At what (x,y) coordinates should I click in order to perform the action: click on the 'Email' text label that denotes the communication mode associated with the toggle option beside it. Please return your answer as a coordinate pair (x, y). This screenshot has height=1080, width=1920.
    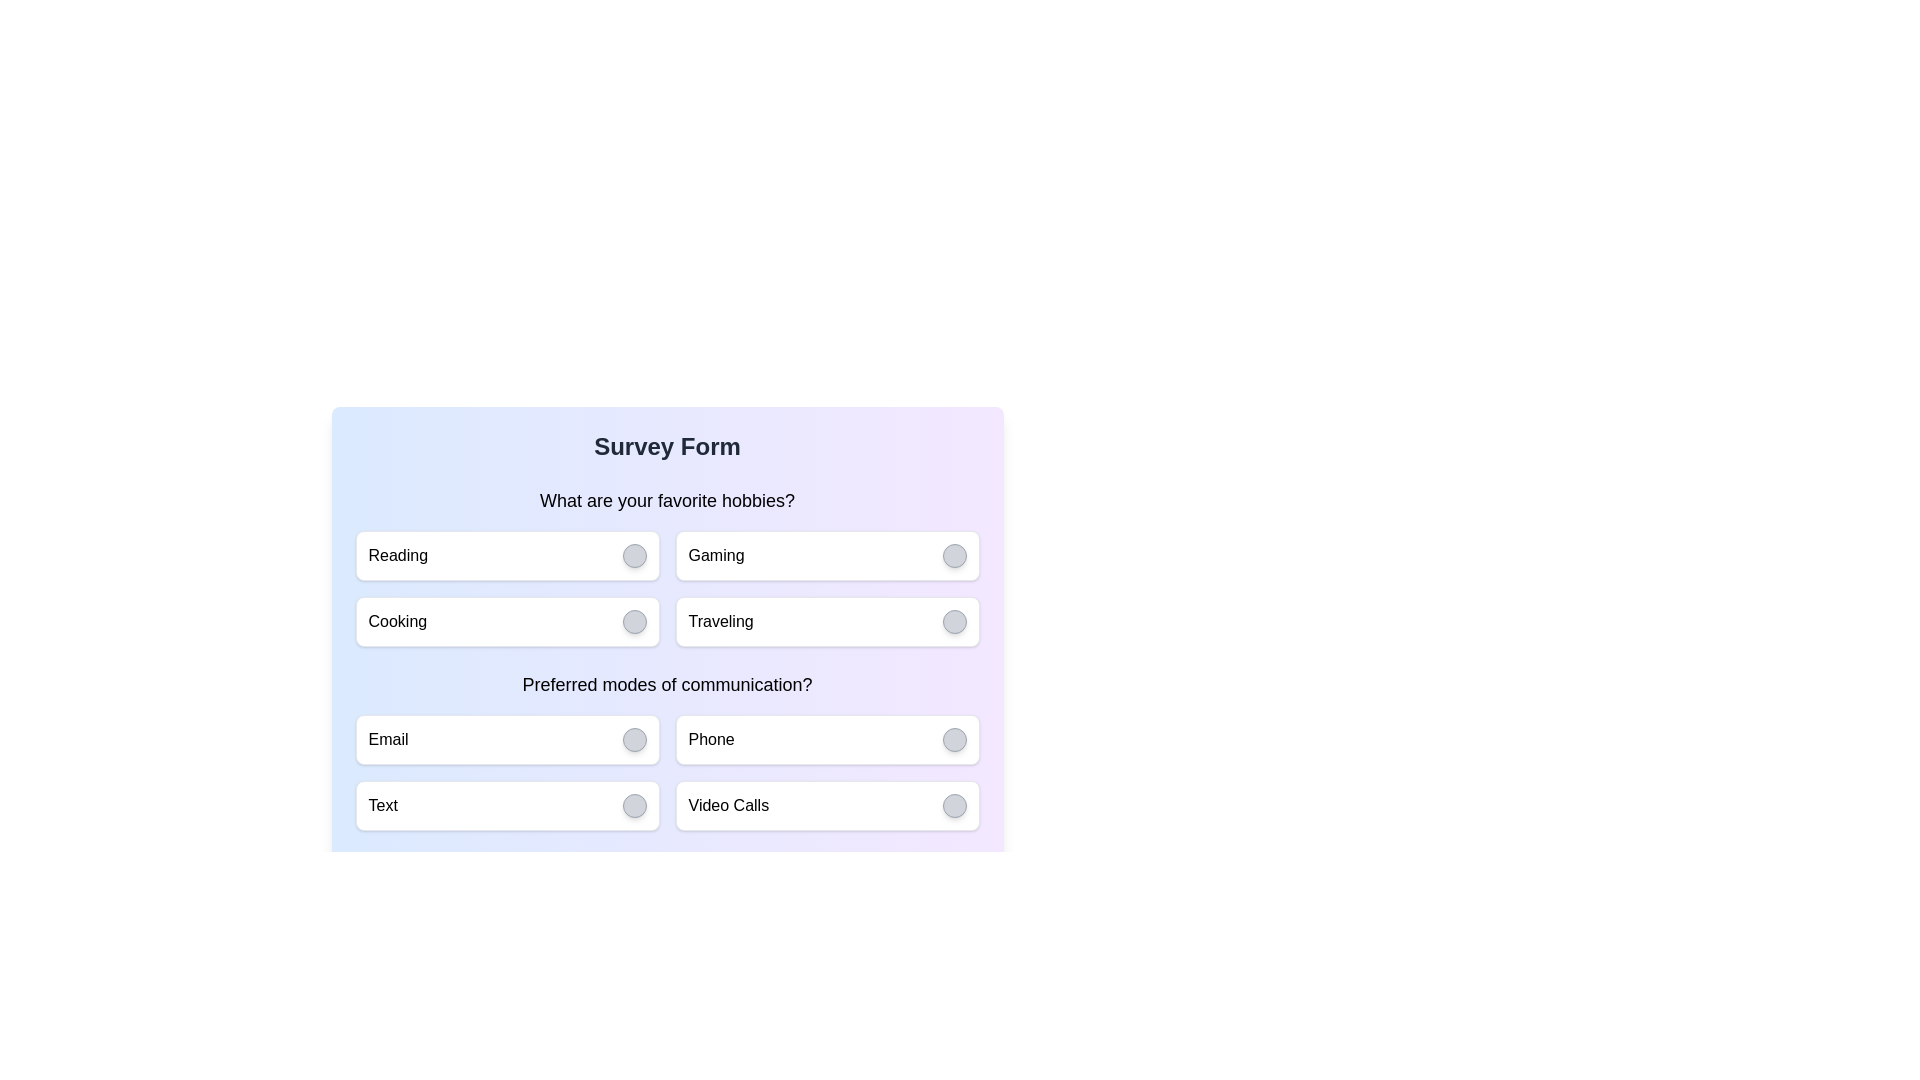
    Looking at the image, I should click on (388, 740).